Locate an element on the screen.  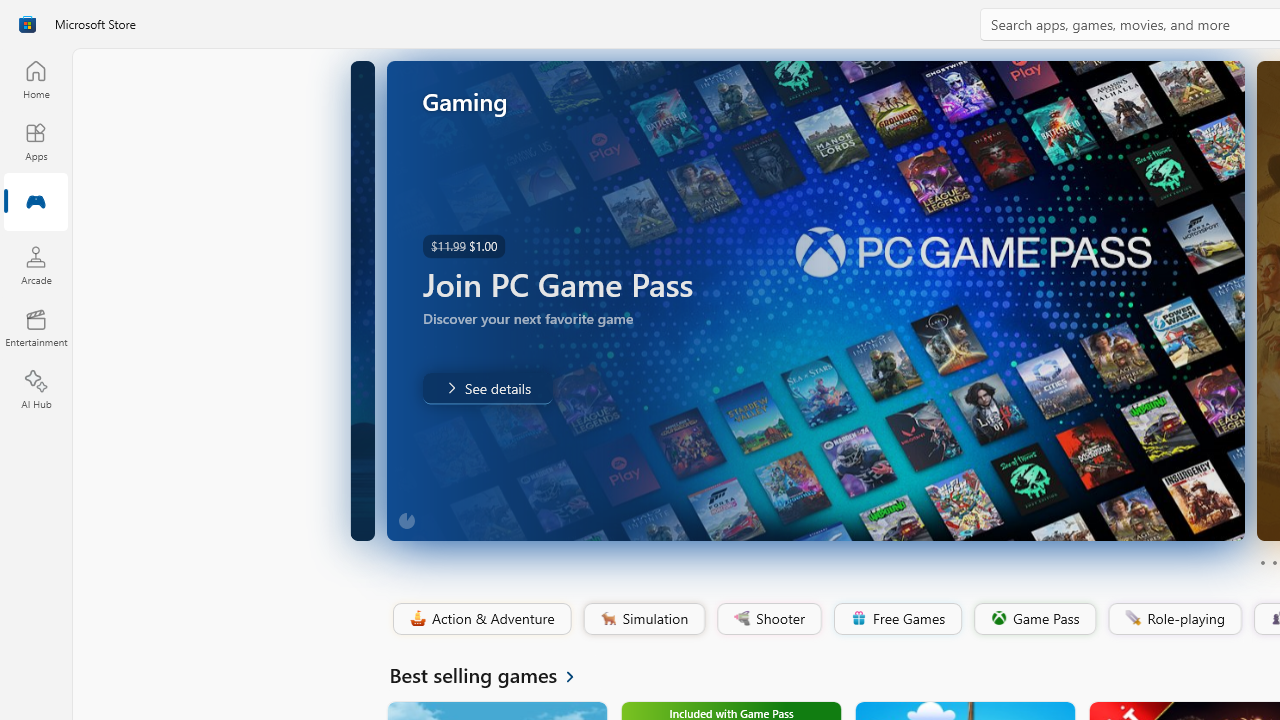
'AutomationID: Image' is located at coordinates (815, 300).